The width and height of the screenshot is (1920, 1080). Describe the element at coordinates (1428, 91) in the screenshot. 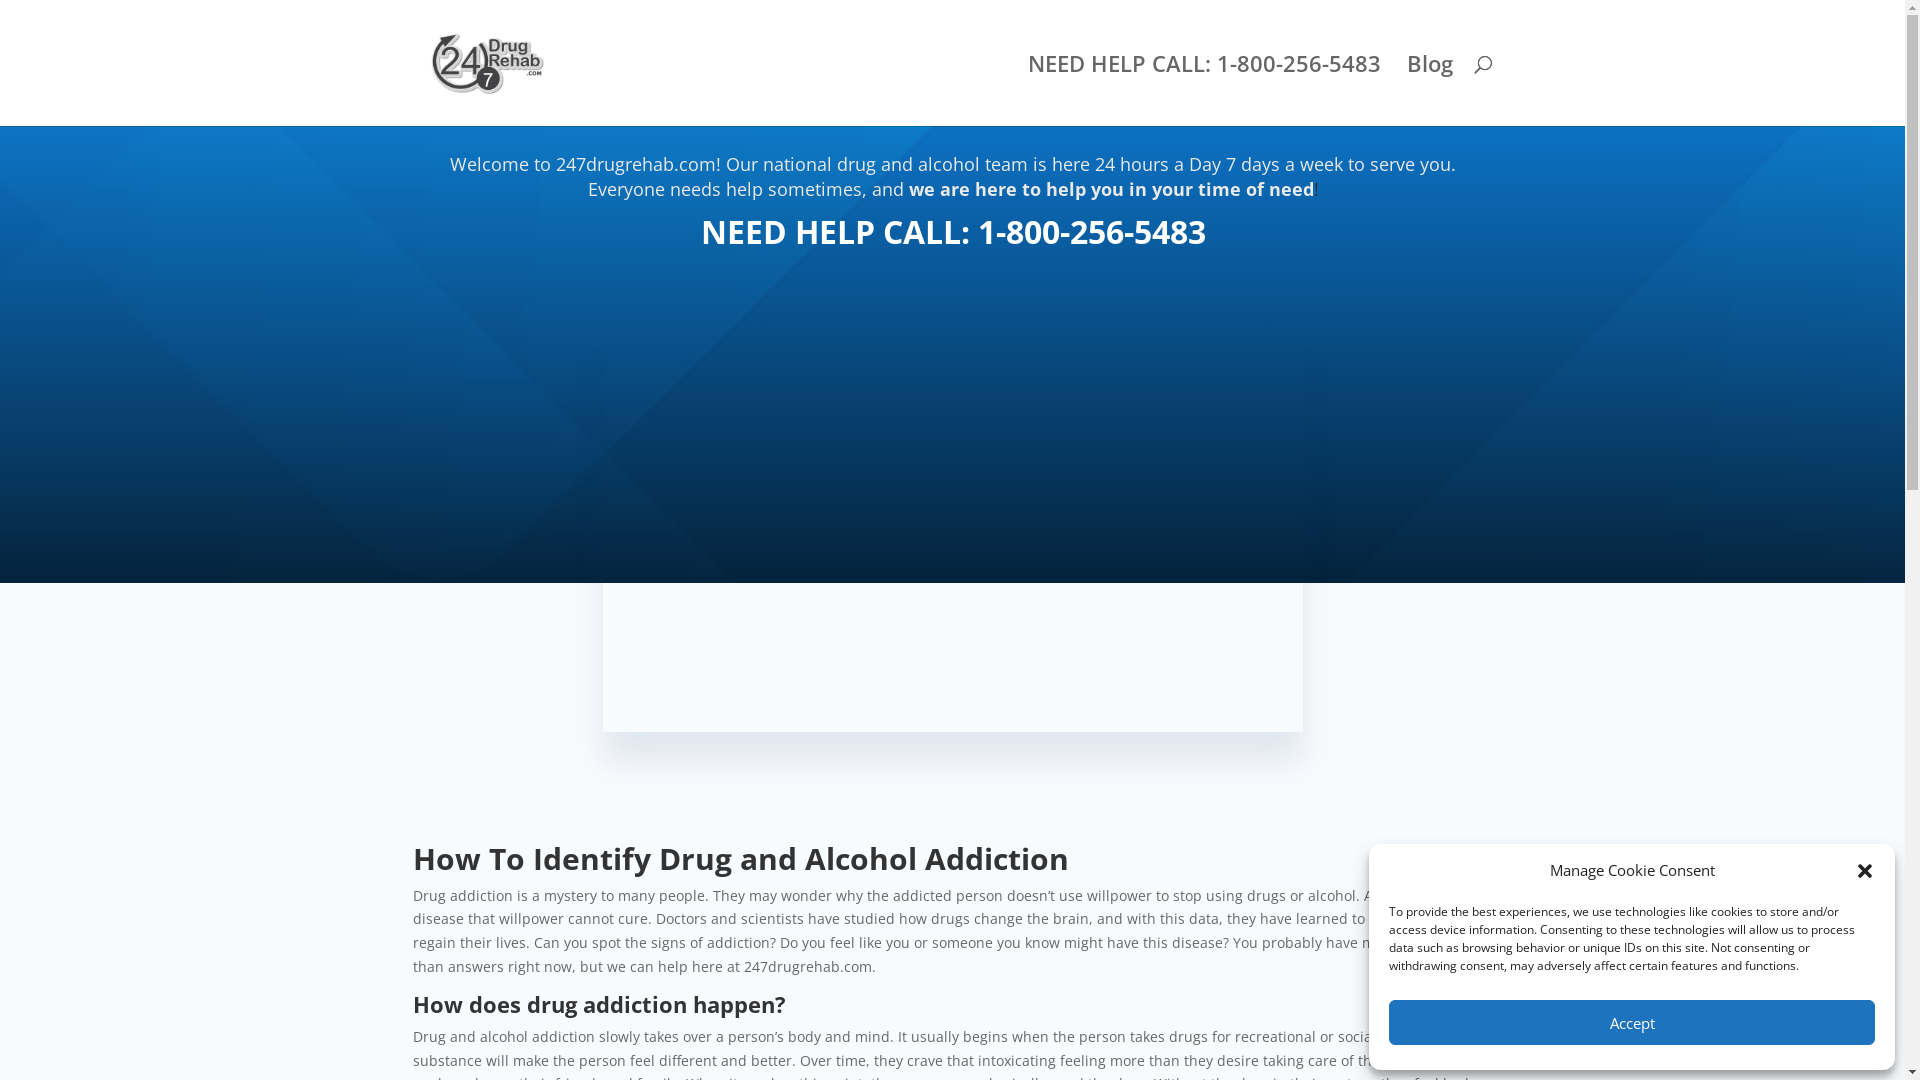

I see `'Blog'` at that location.